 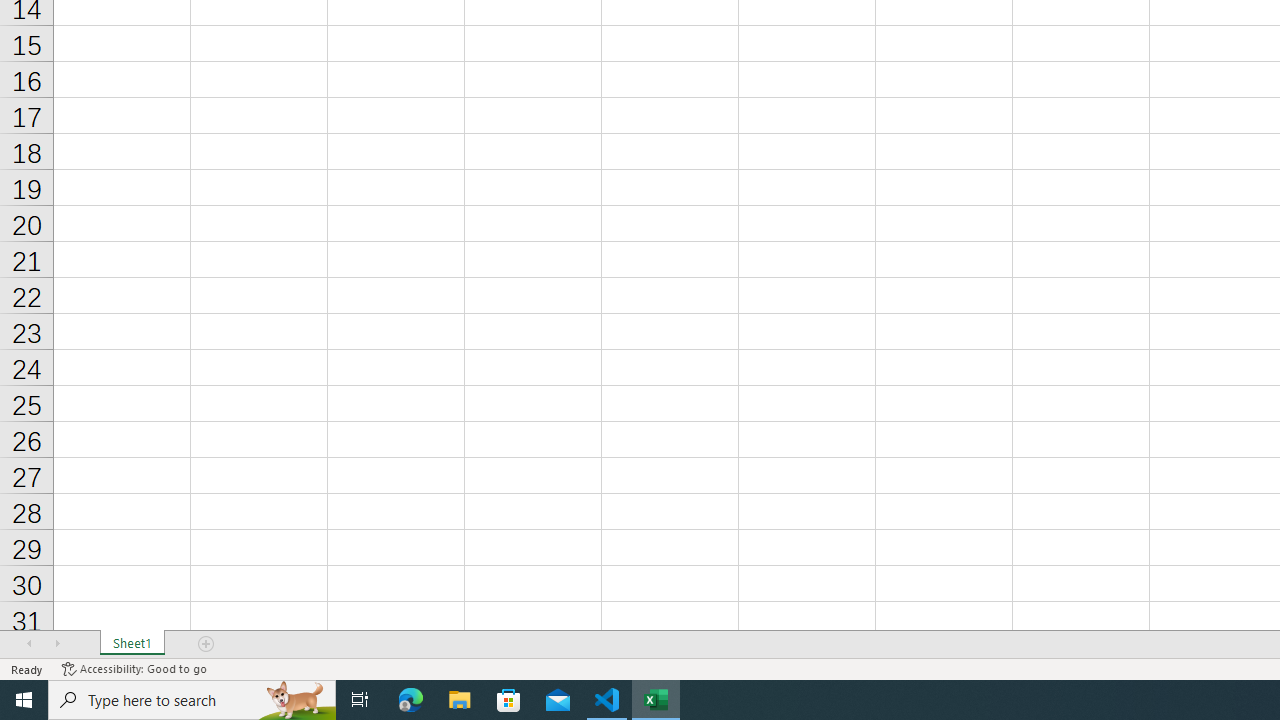 What do you see at coordinates (133, 669) in the screenshot?
I see `'Accessibility Checker Accessibility: Good to go'` at bounding box center [133, 669].